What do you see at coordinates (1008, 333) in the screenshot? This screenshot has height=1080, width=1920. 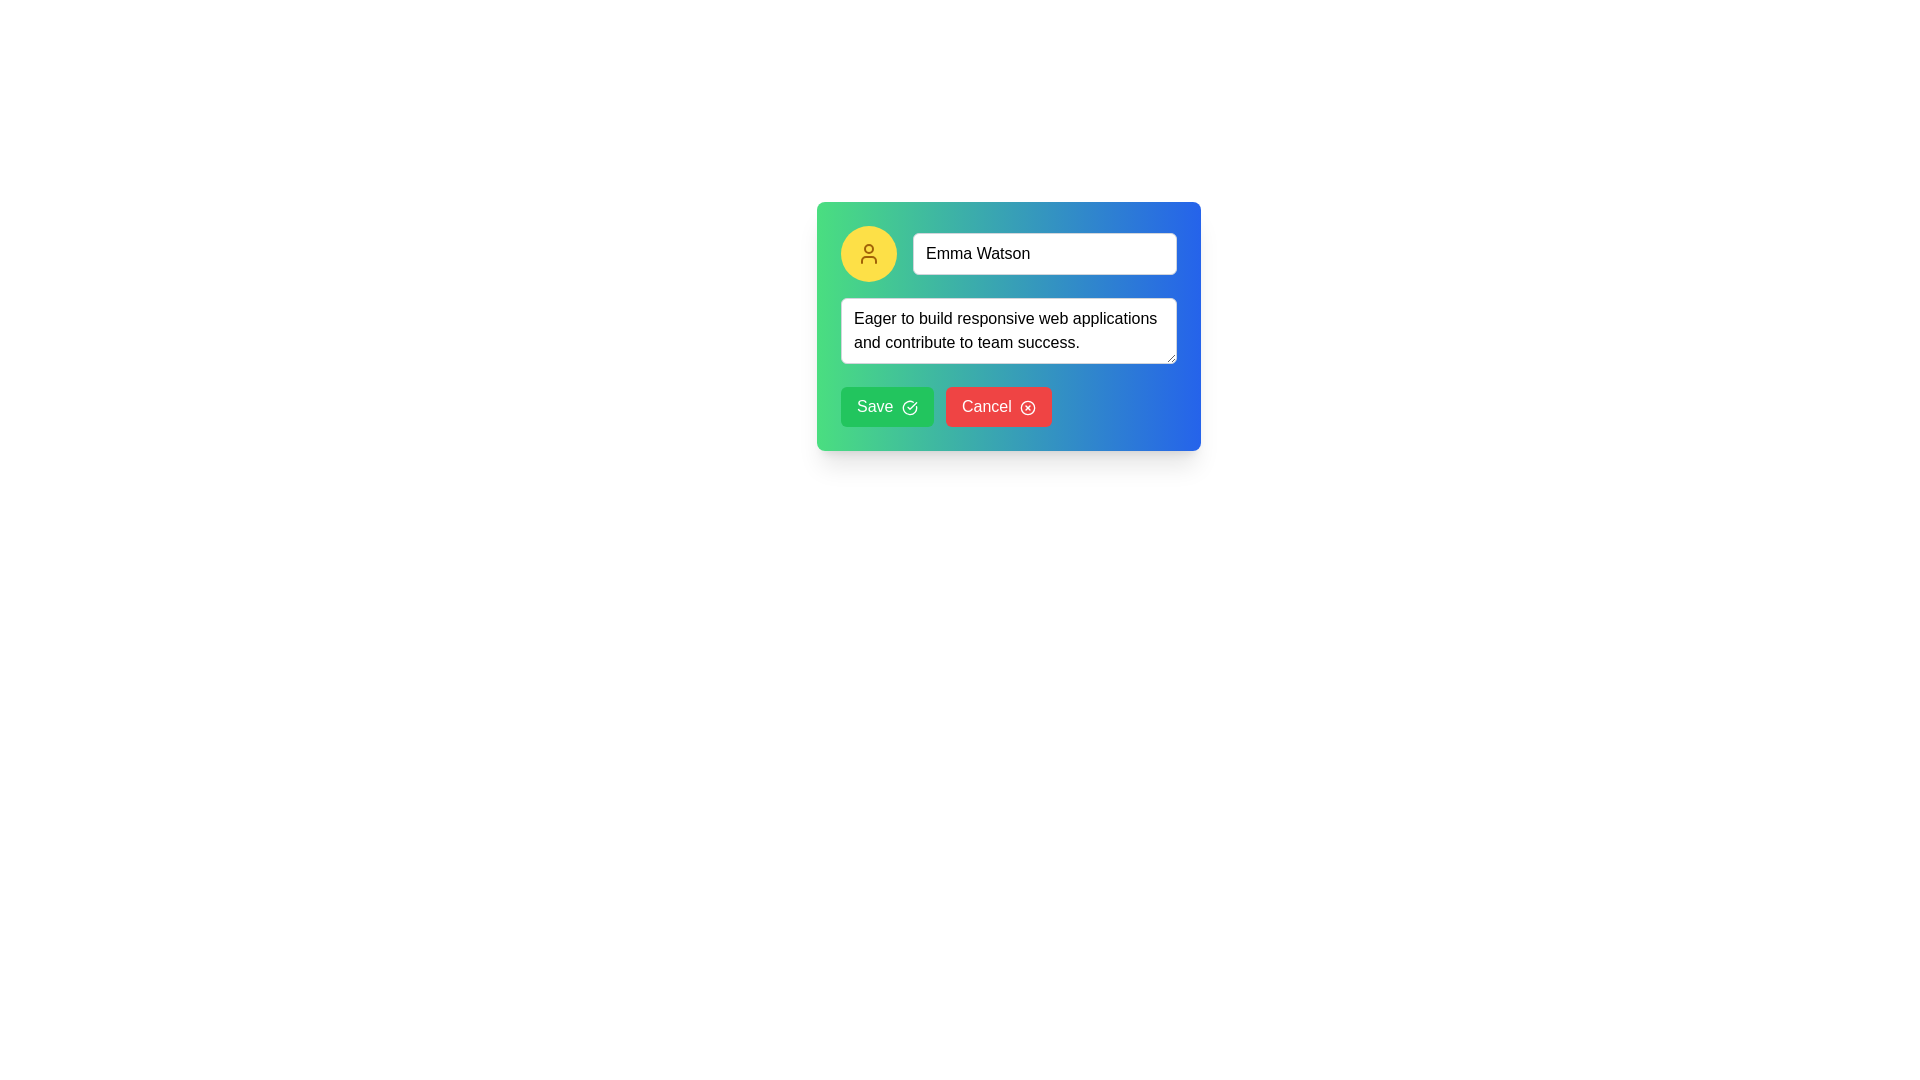 I see `the multiline text input field styled with a white background and gray border that contains pre-filled text about building responsive web applications` at bounding box center [1008, 333].